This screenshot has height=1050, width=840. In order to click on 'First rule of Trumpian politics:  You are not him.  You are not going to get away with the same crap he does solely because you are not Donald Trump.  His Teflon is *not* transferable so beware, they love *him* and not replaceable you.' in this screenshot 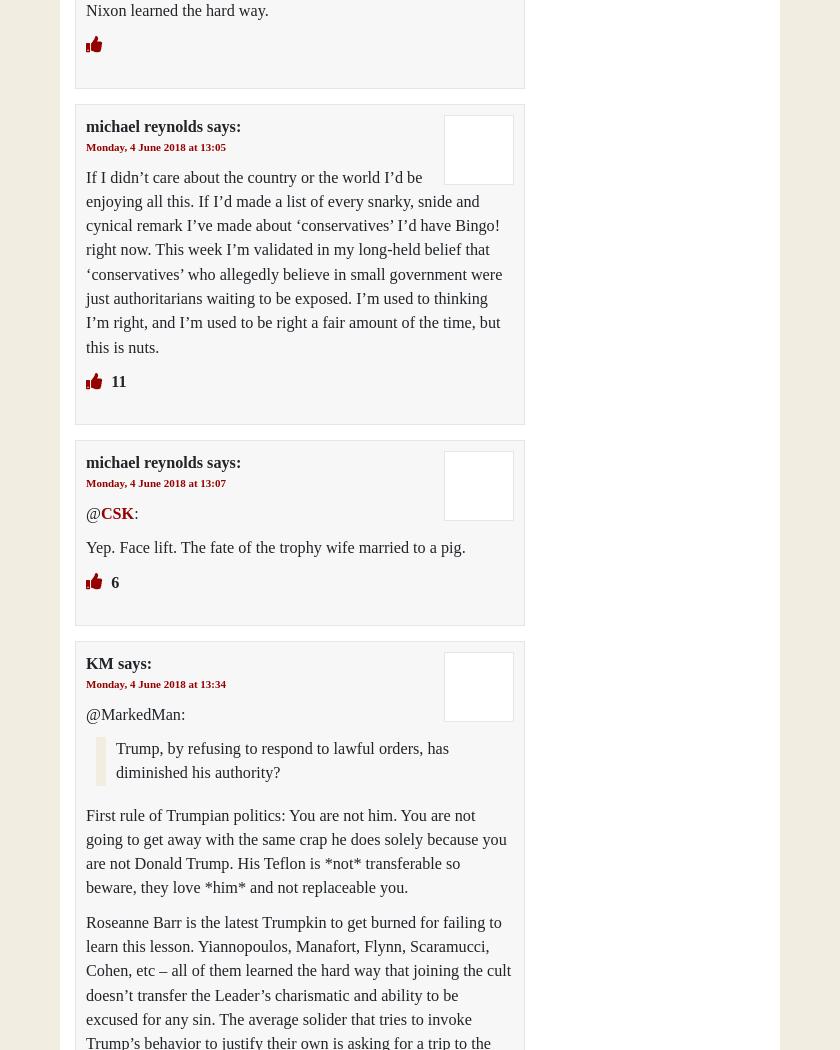, I will do `click(296, 851)`.